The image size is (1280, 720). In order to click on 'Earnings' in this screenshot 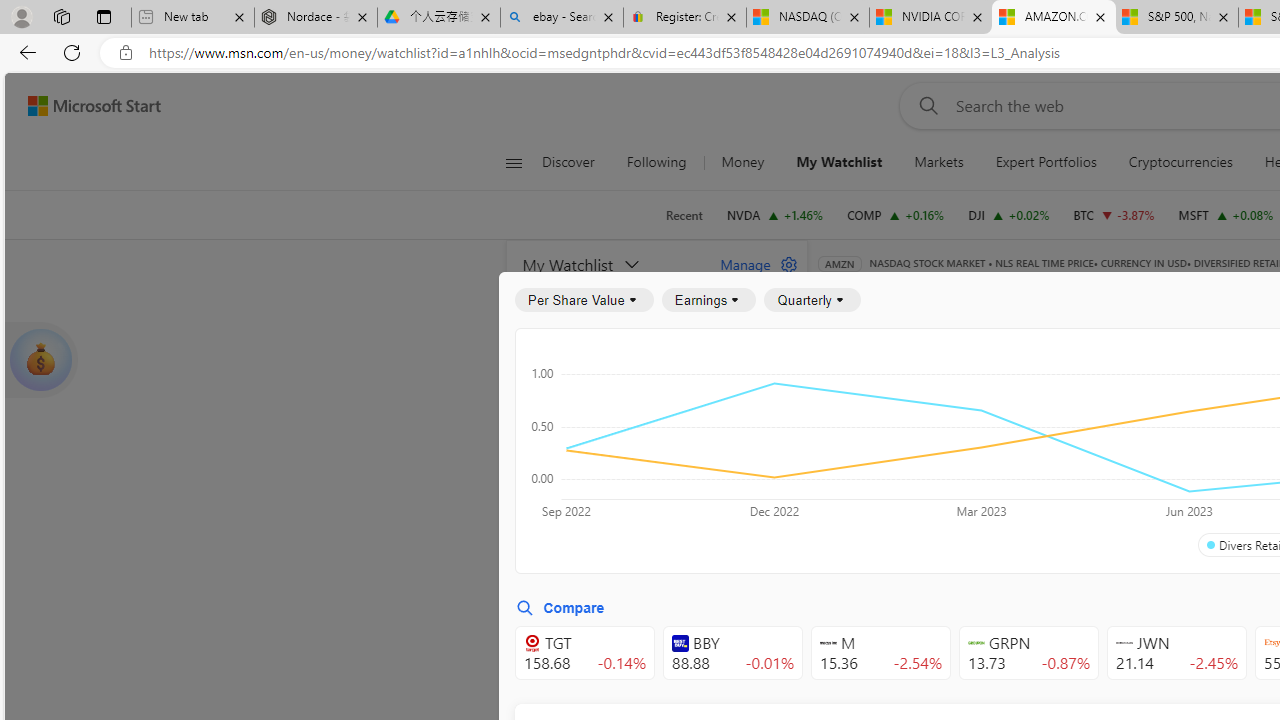, I will do `click(708, 300)`.